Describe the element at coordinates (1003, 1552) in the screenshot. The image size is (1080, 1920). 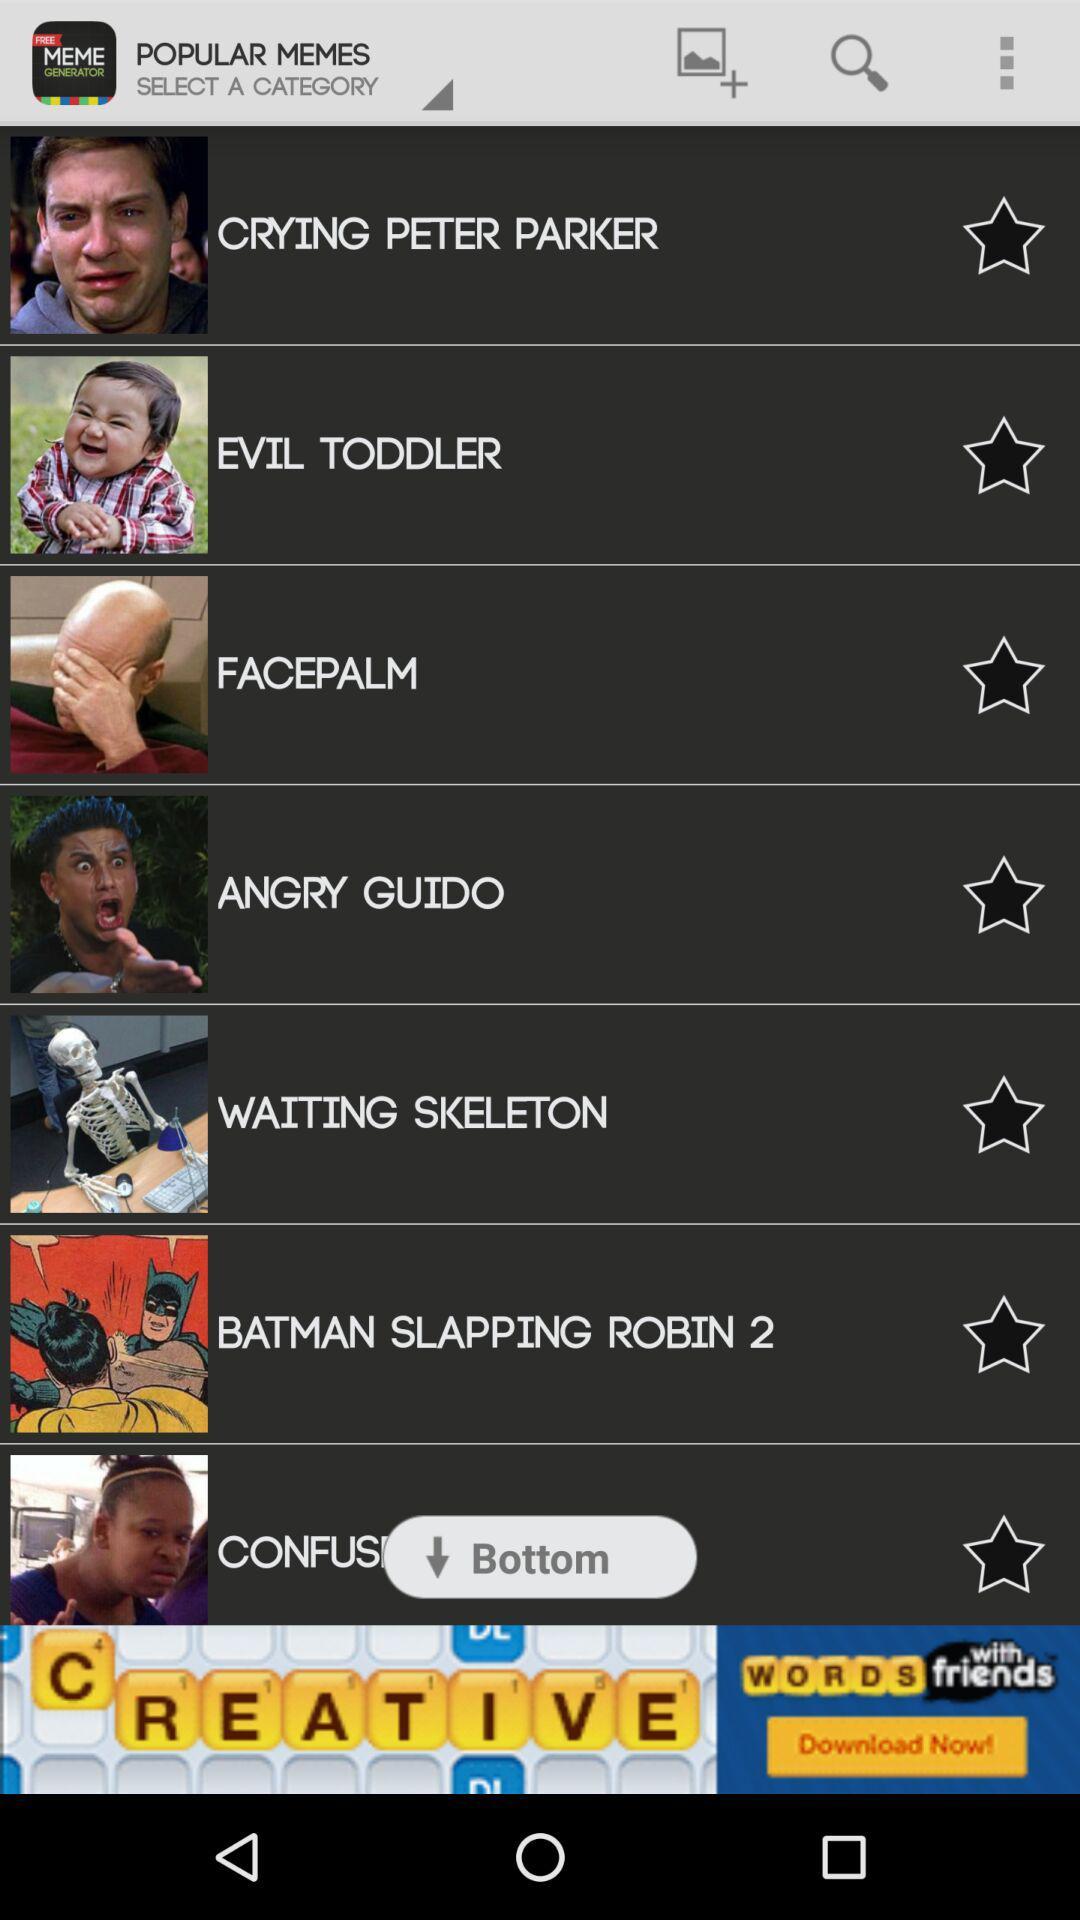
I see `this meme` at that location.